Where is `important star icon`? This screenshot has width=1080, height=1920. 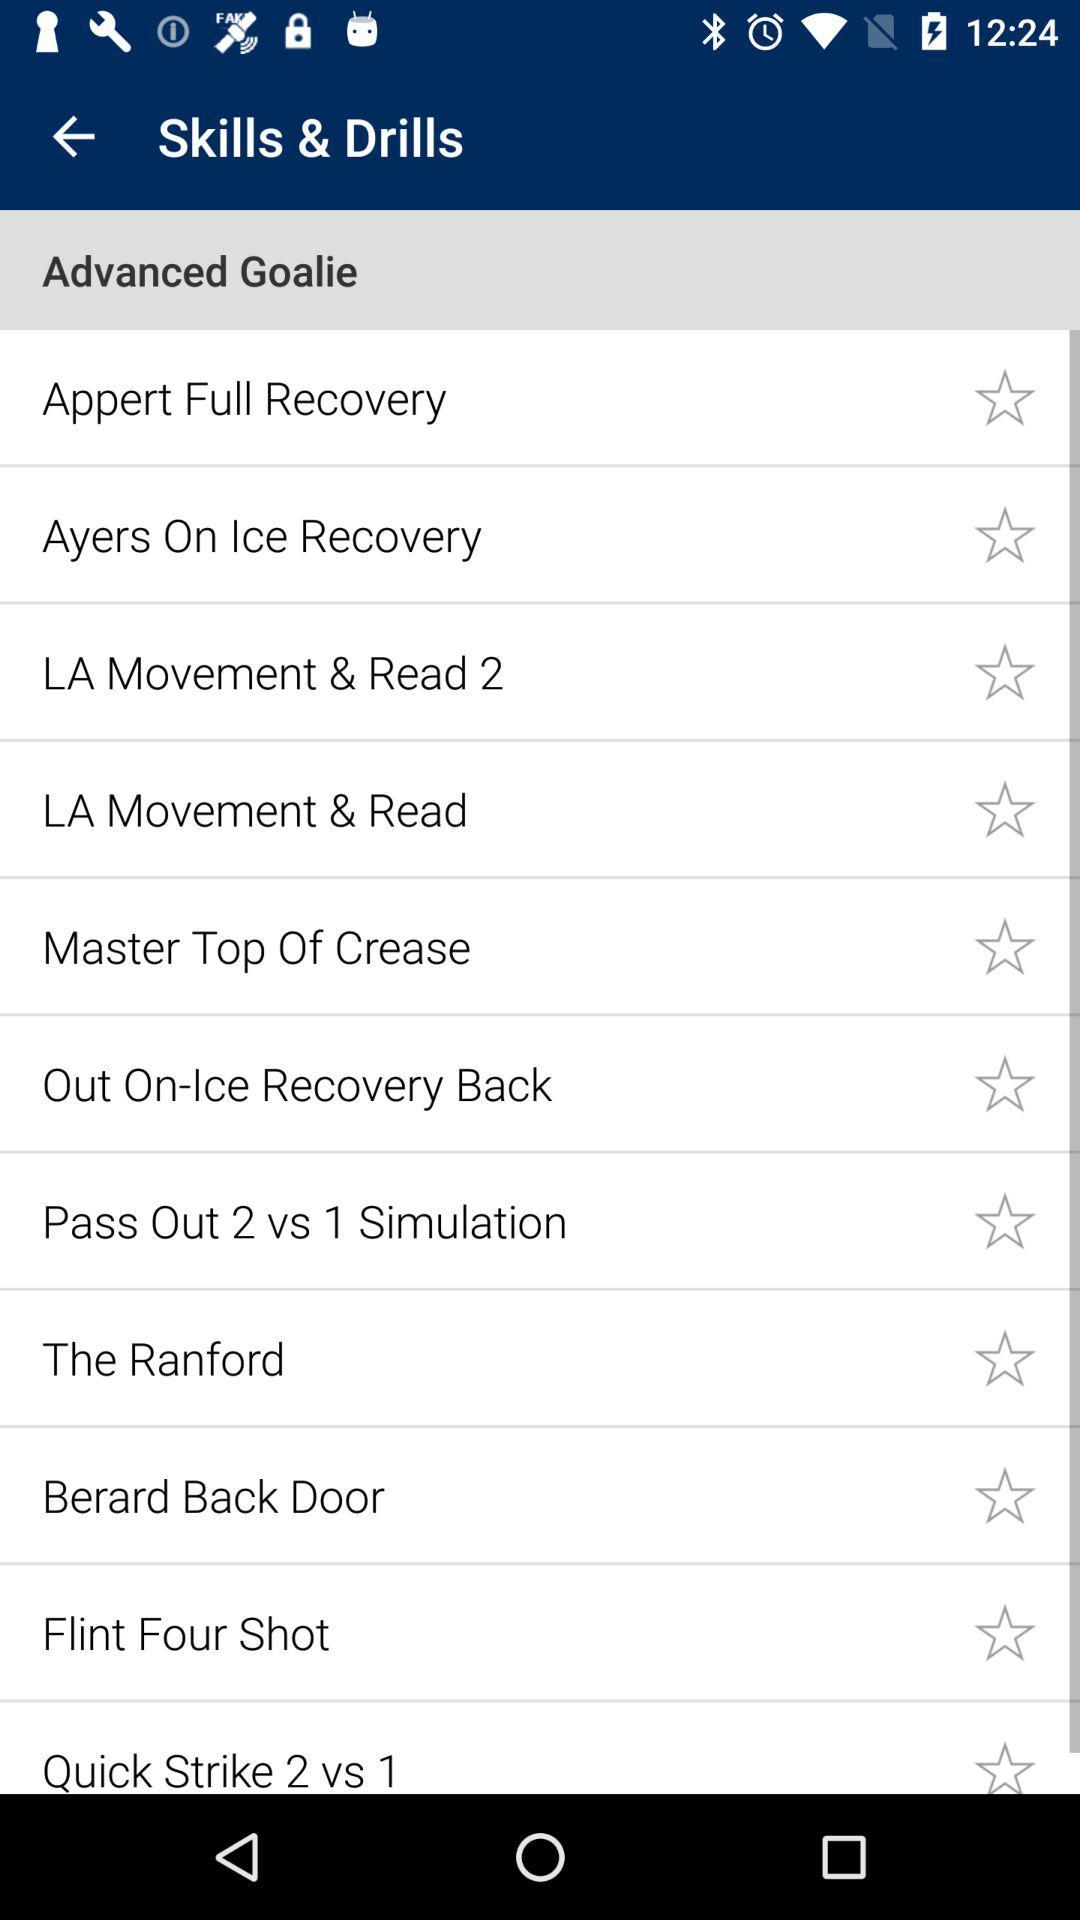 important star icon is located at coordinates (1026, 1357).